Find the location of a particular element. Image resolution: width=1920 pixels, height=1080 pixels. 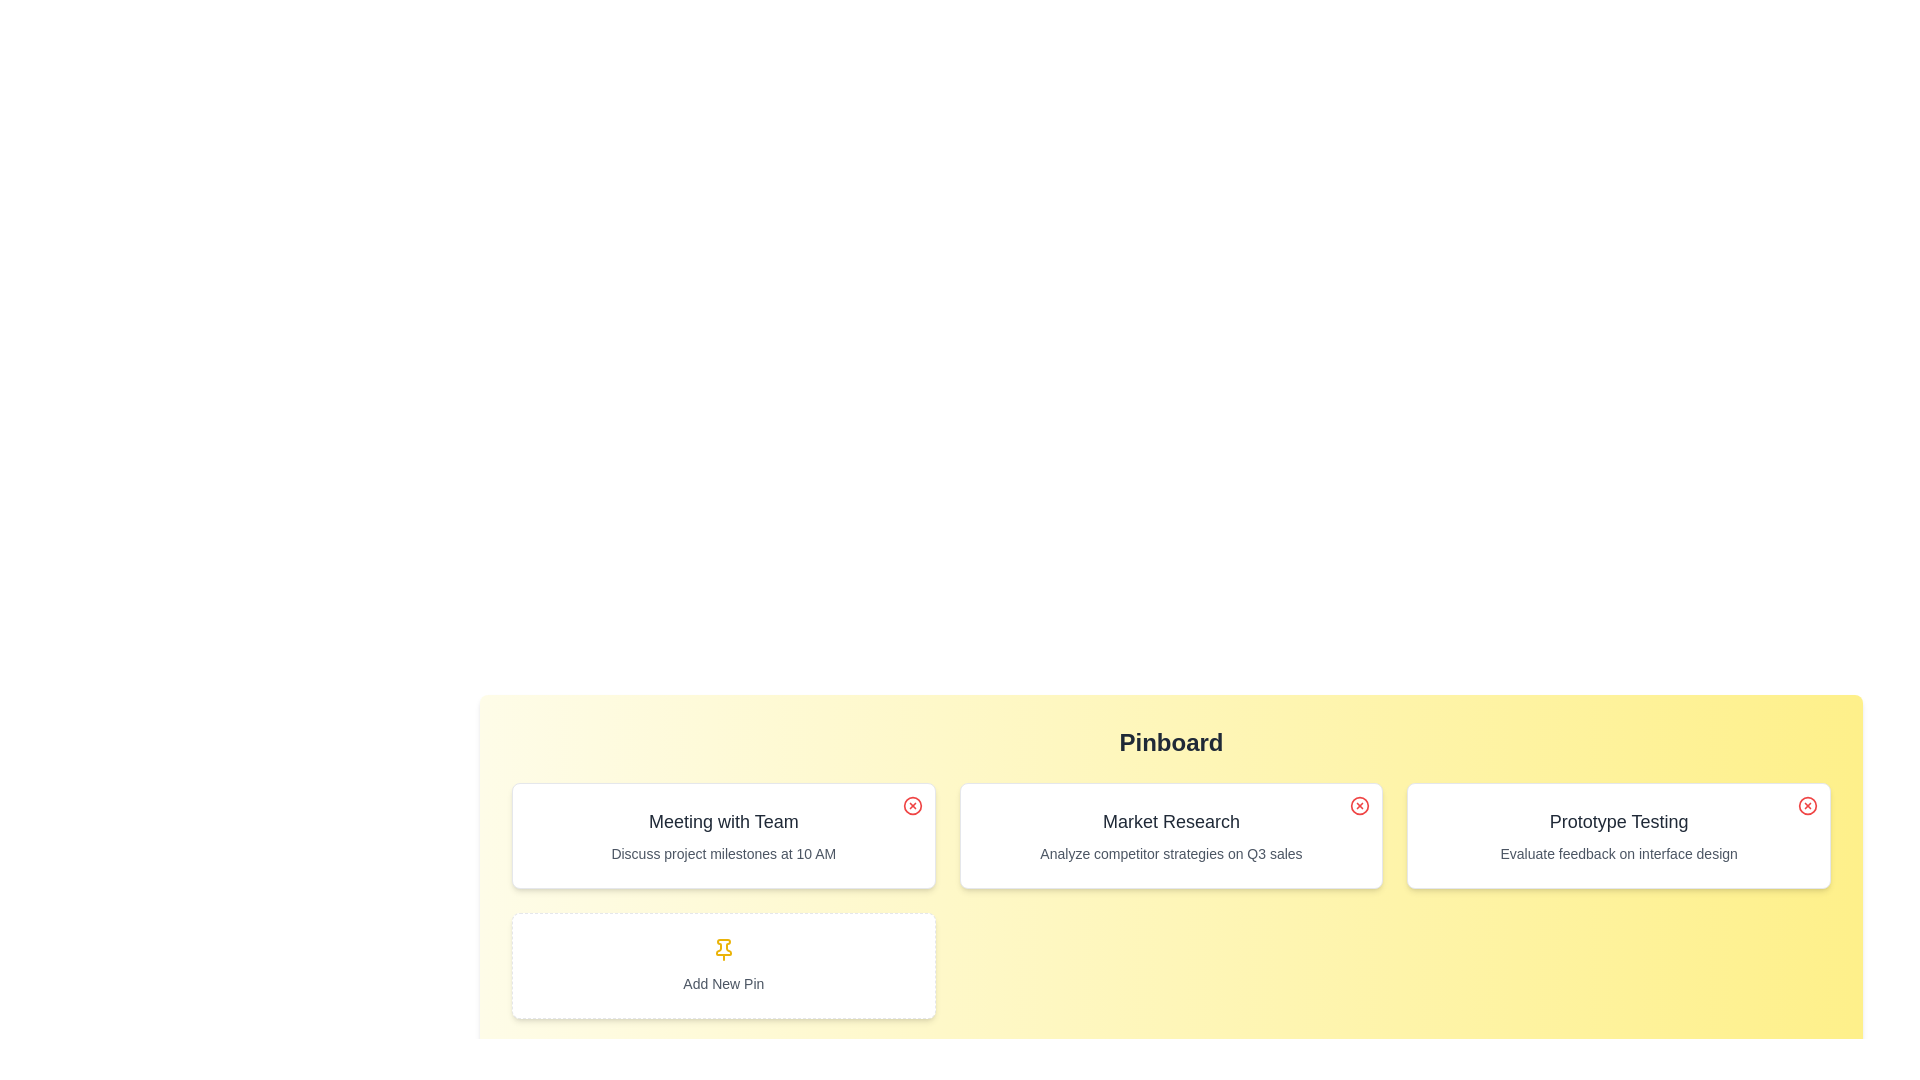

the pin with the title Market Research to read its details is located at coordinates (1171, 836).